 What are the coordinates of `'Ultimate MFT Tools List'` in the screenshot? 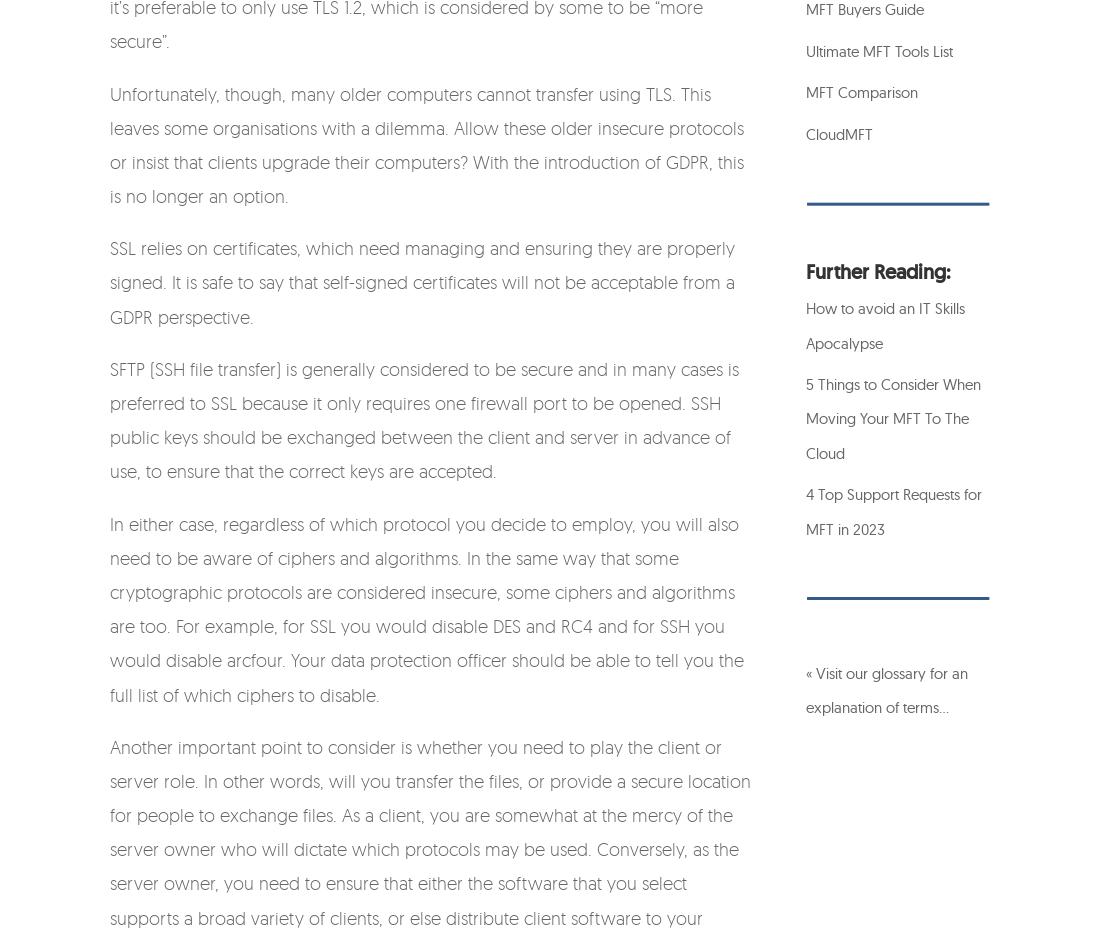 It's located at (878, 49).